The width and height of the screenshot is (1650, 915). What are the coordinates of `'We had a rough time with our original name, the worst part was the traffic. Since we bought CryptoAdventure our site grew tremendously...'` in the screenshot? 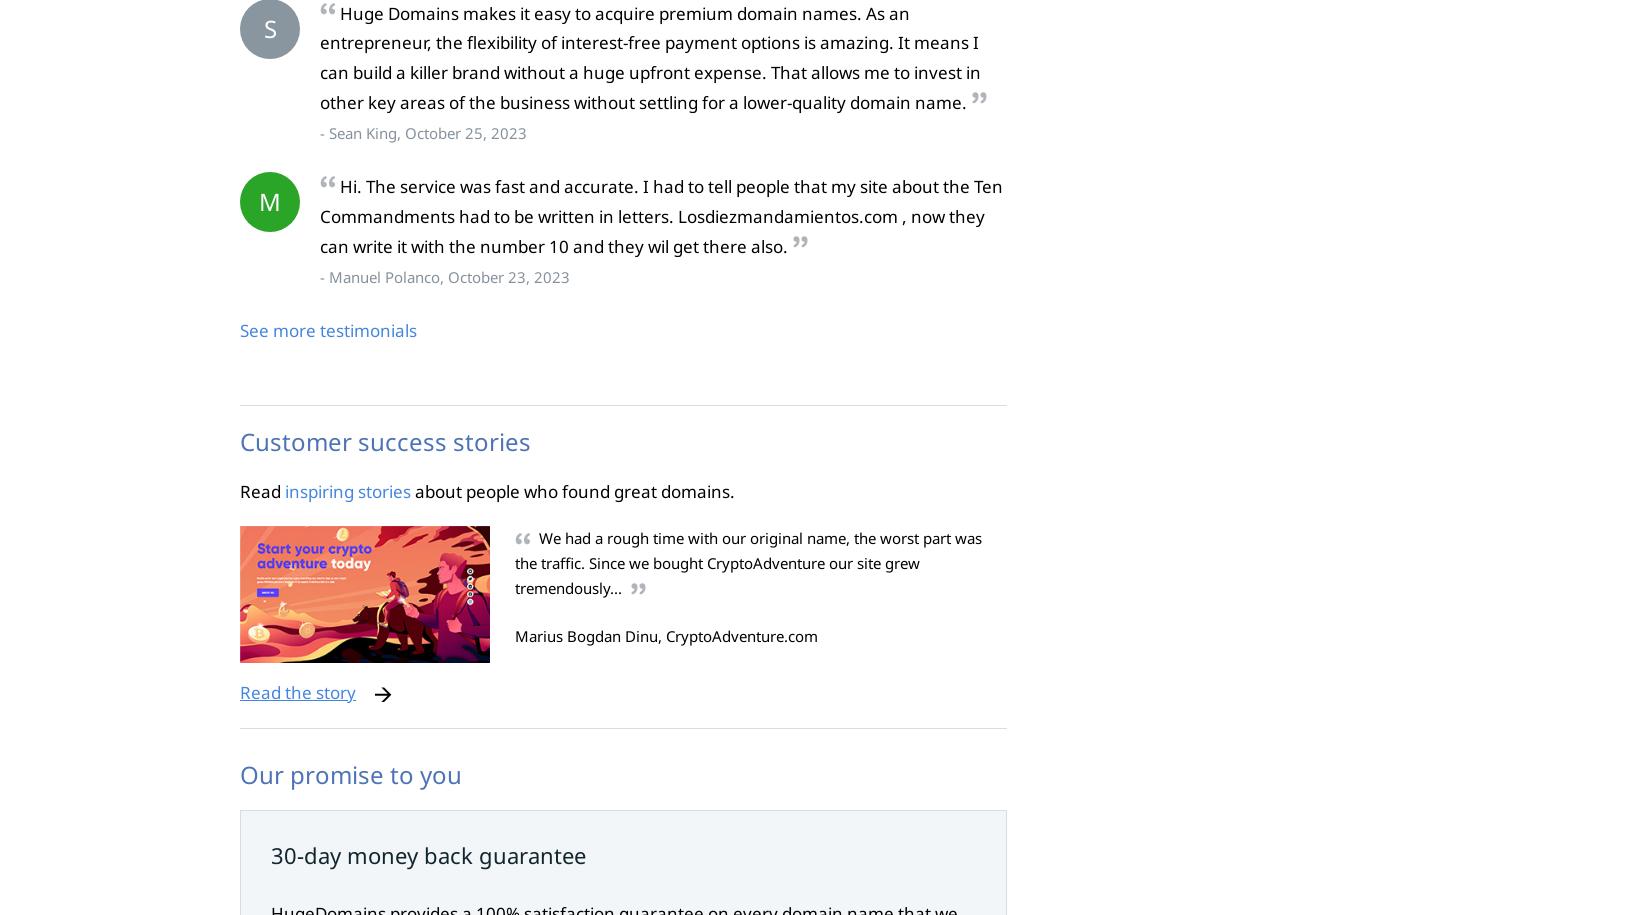 It's located at (747, 561).